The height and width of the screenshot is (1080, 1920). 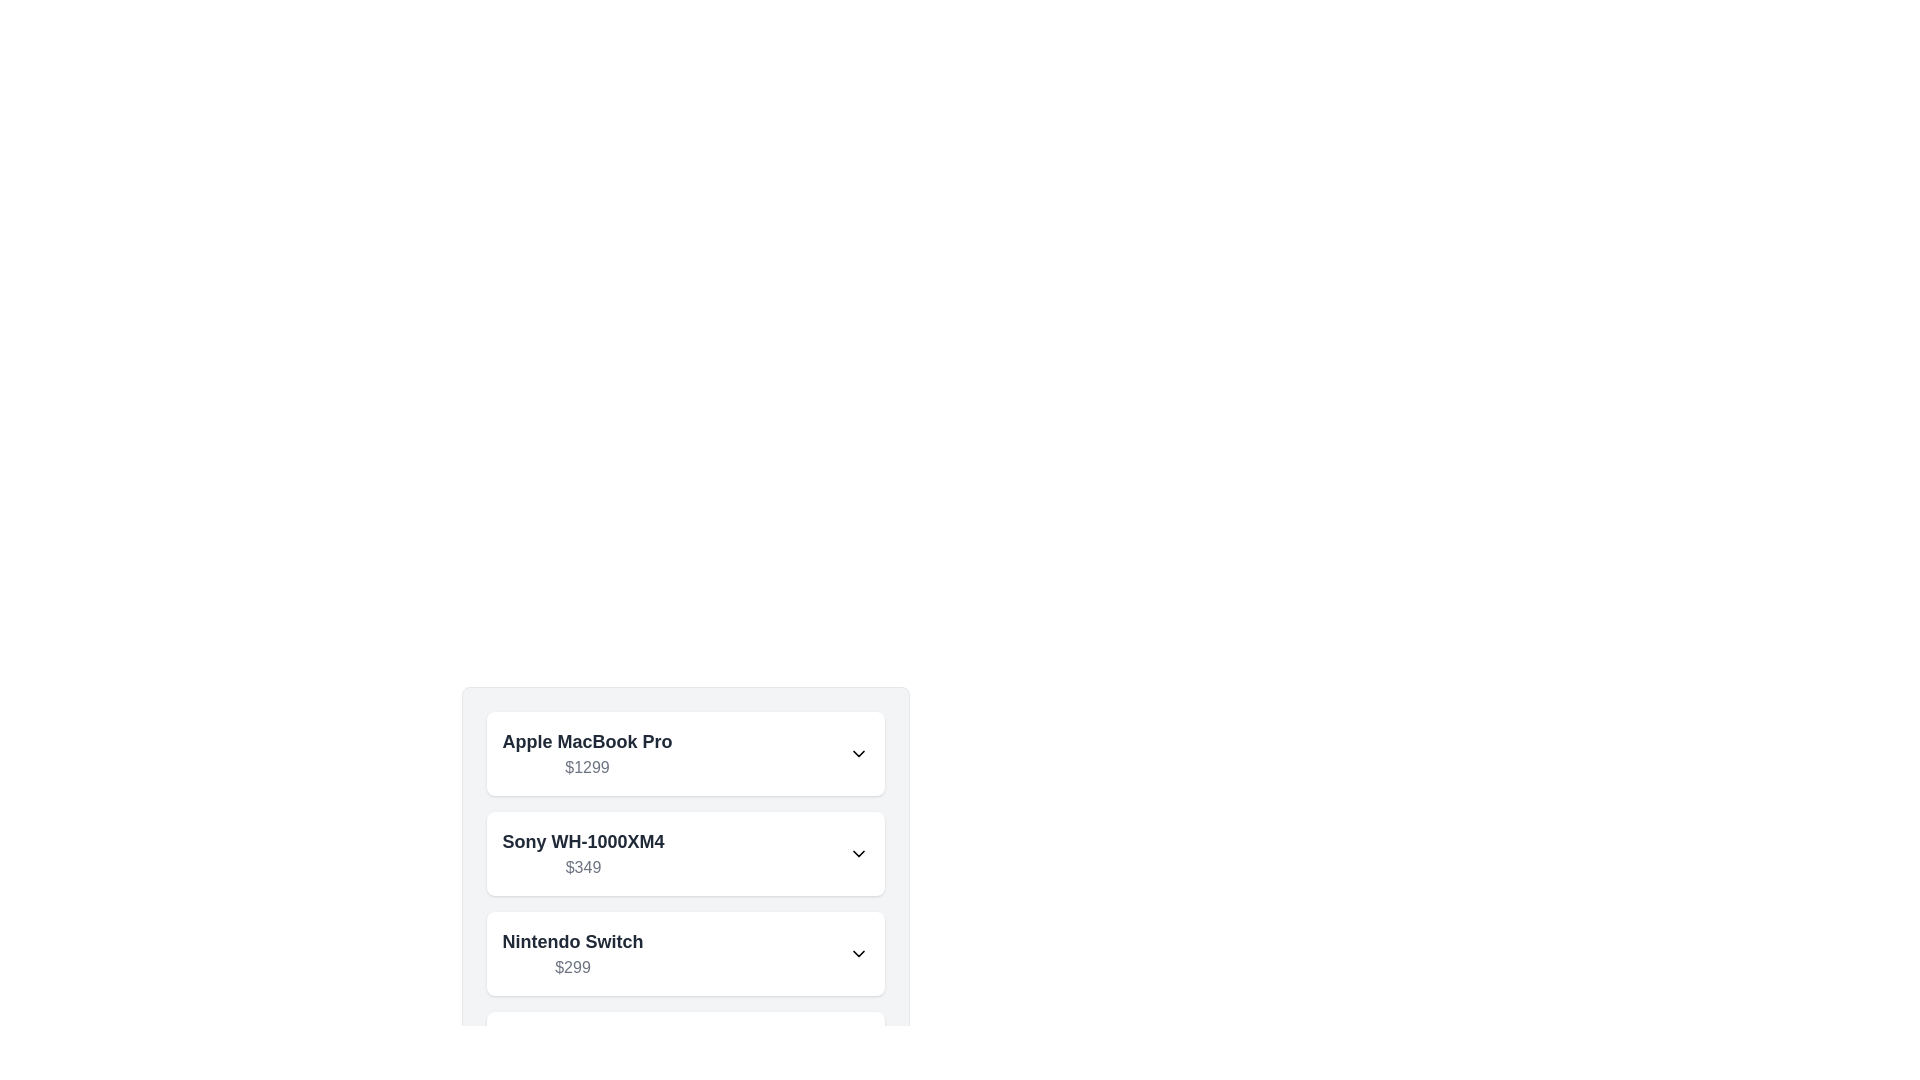 What do you see at coordinates (571, 941) in the screenshot?
I see `the text label displaying 'Nintendo Switch', which is located beneath 'Sony WH-1000XM4' and above the price '$299' within a vertical list` at bounding box center [571, 941].